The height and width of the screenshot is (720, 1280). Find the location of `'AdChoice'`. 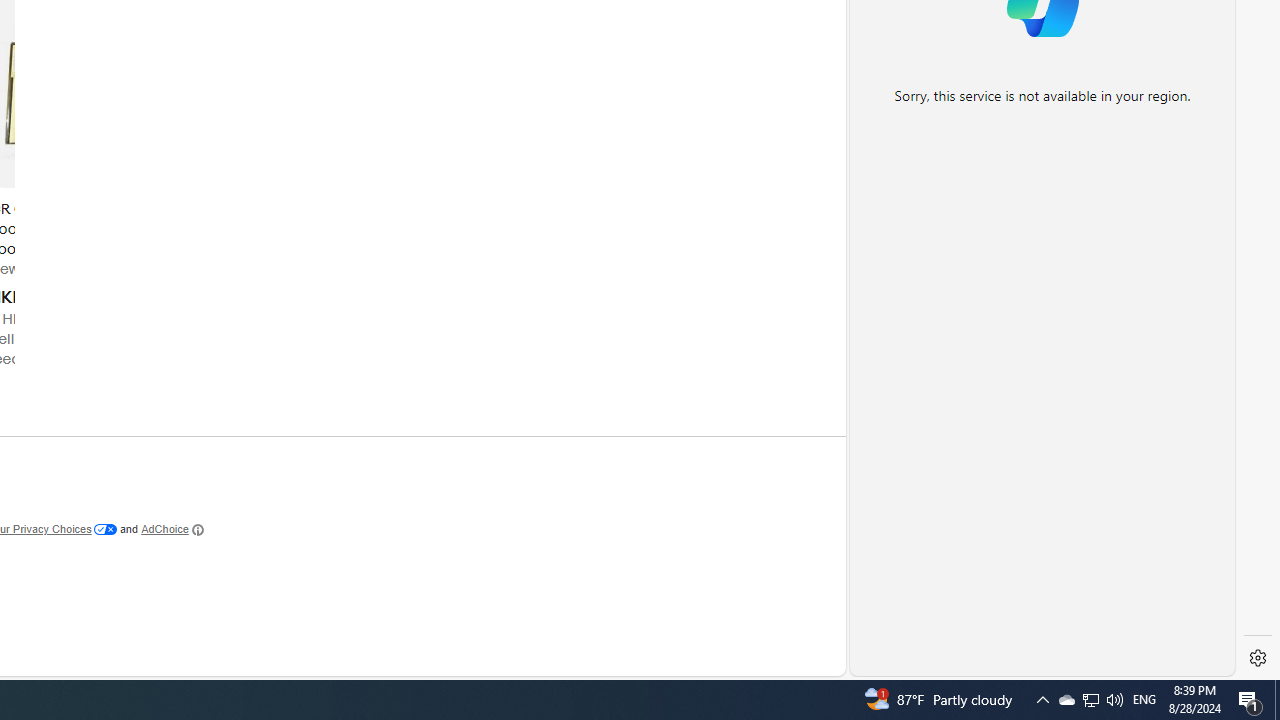

'AdChoice' is located at coordinates (172, 528).